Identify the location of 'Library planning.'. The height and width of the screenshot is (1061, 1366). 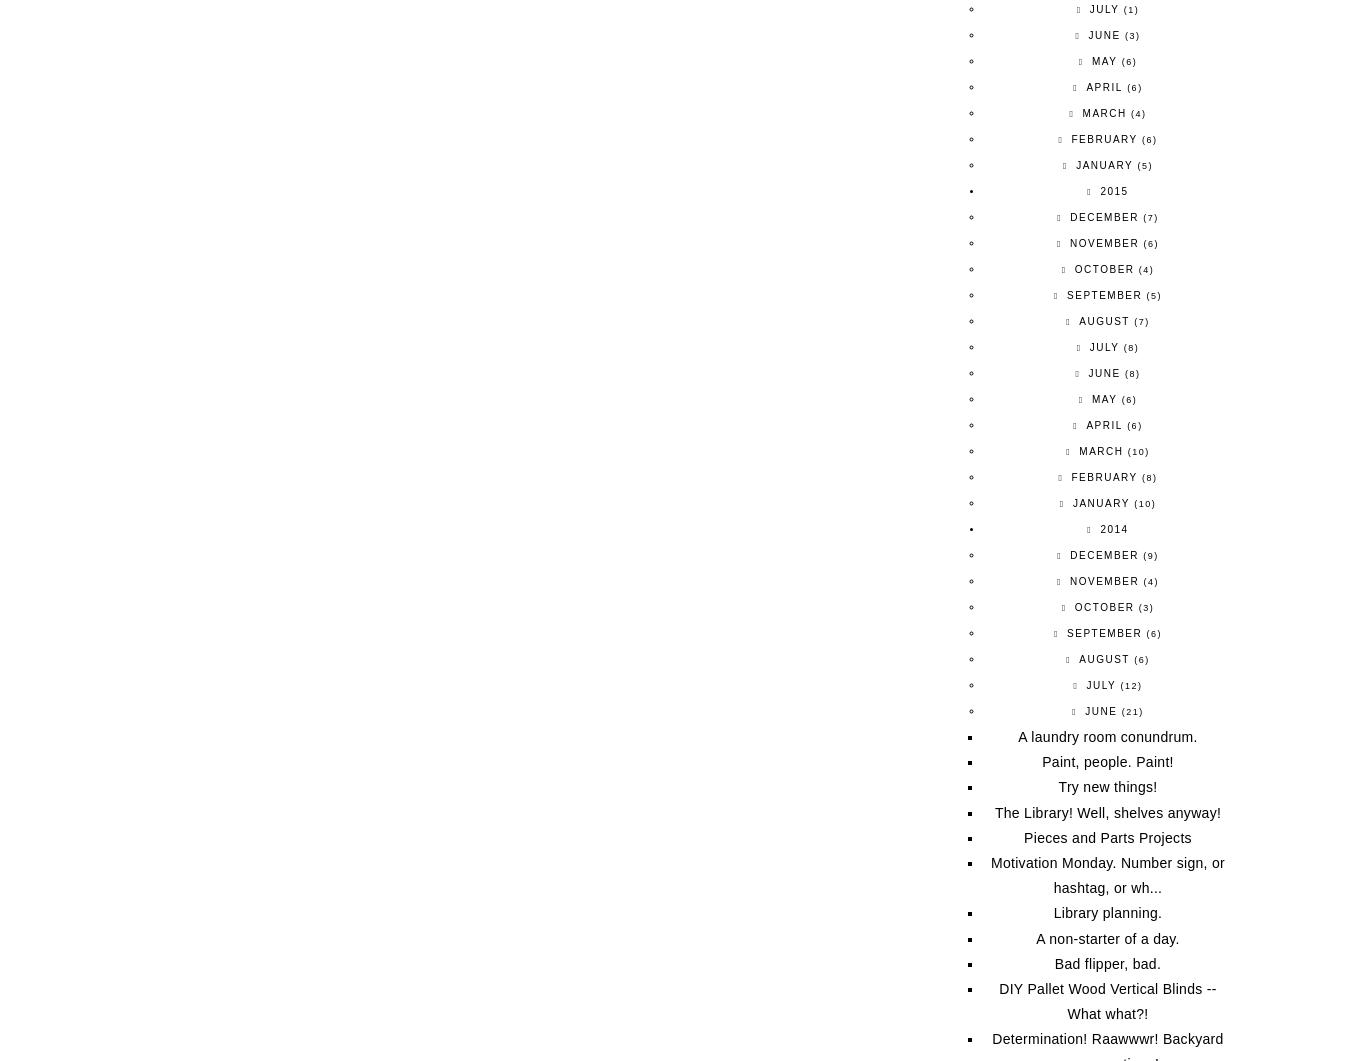
(1106, 911).